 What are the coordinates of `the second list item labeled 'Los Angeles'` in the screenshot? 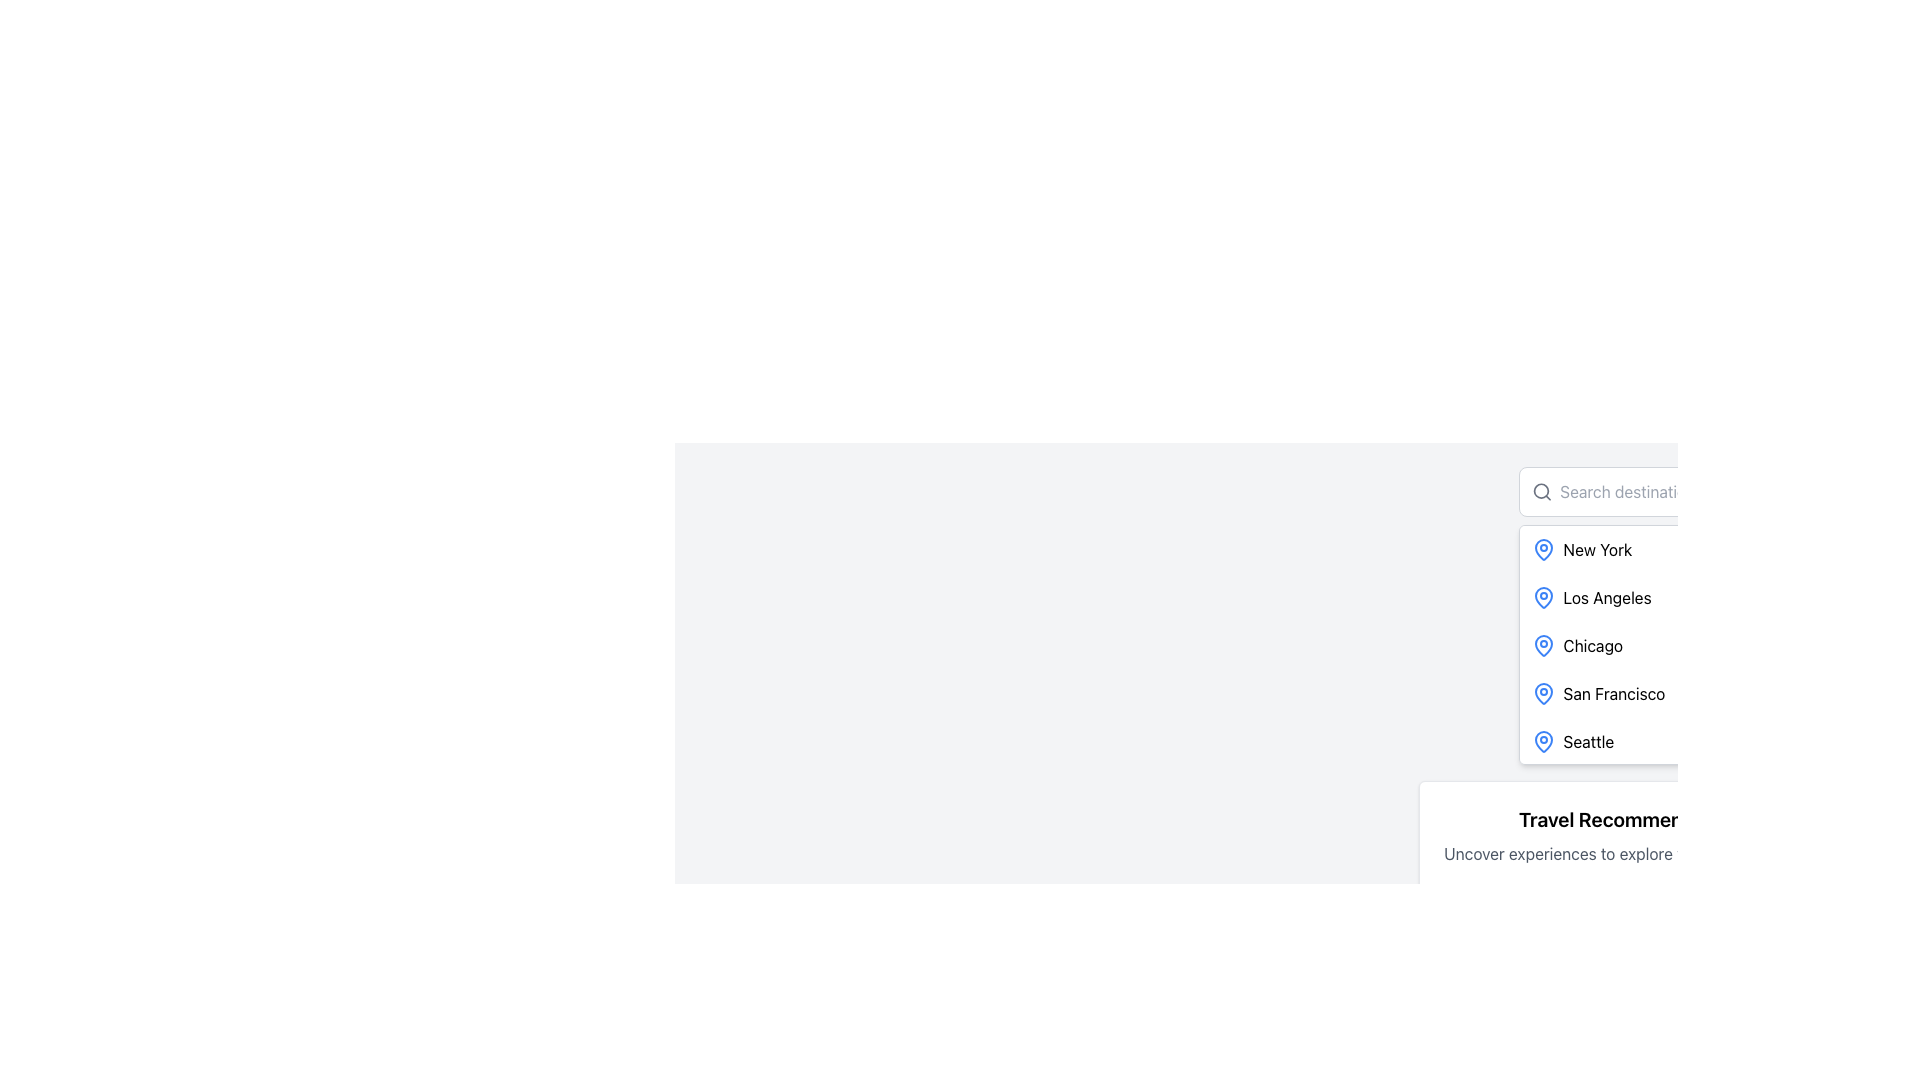 It's located at (1635, 615).